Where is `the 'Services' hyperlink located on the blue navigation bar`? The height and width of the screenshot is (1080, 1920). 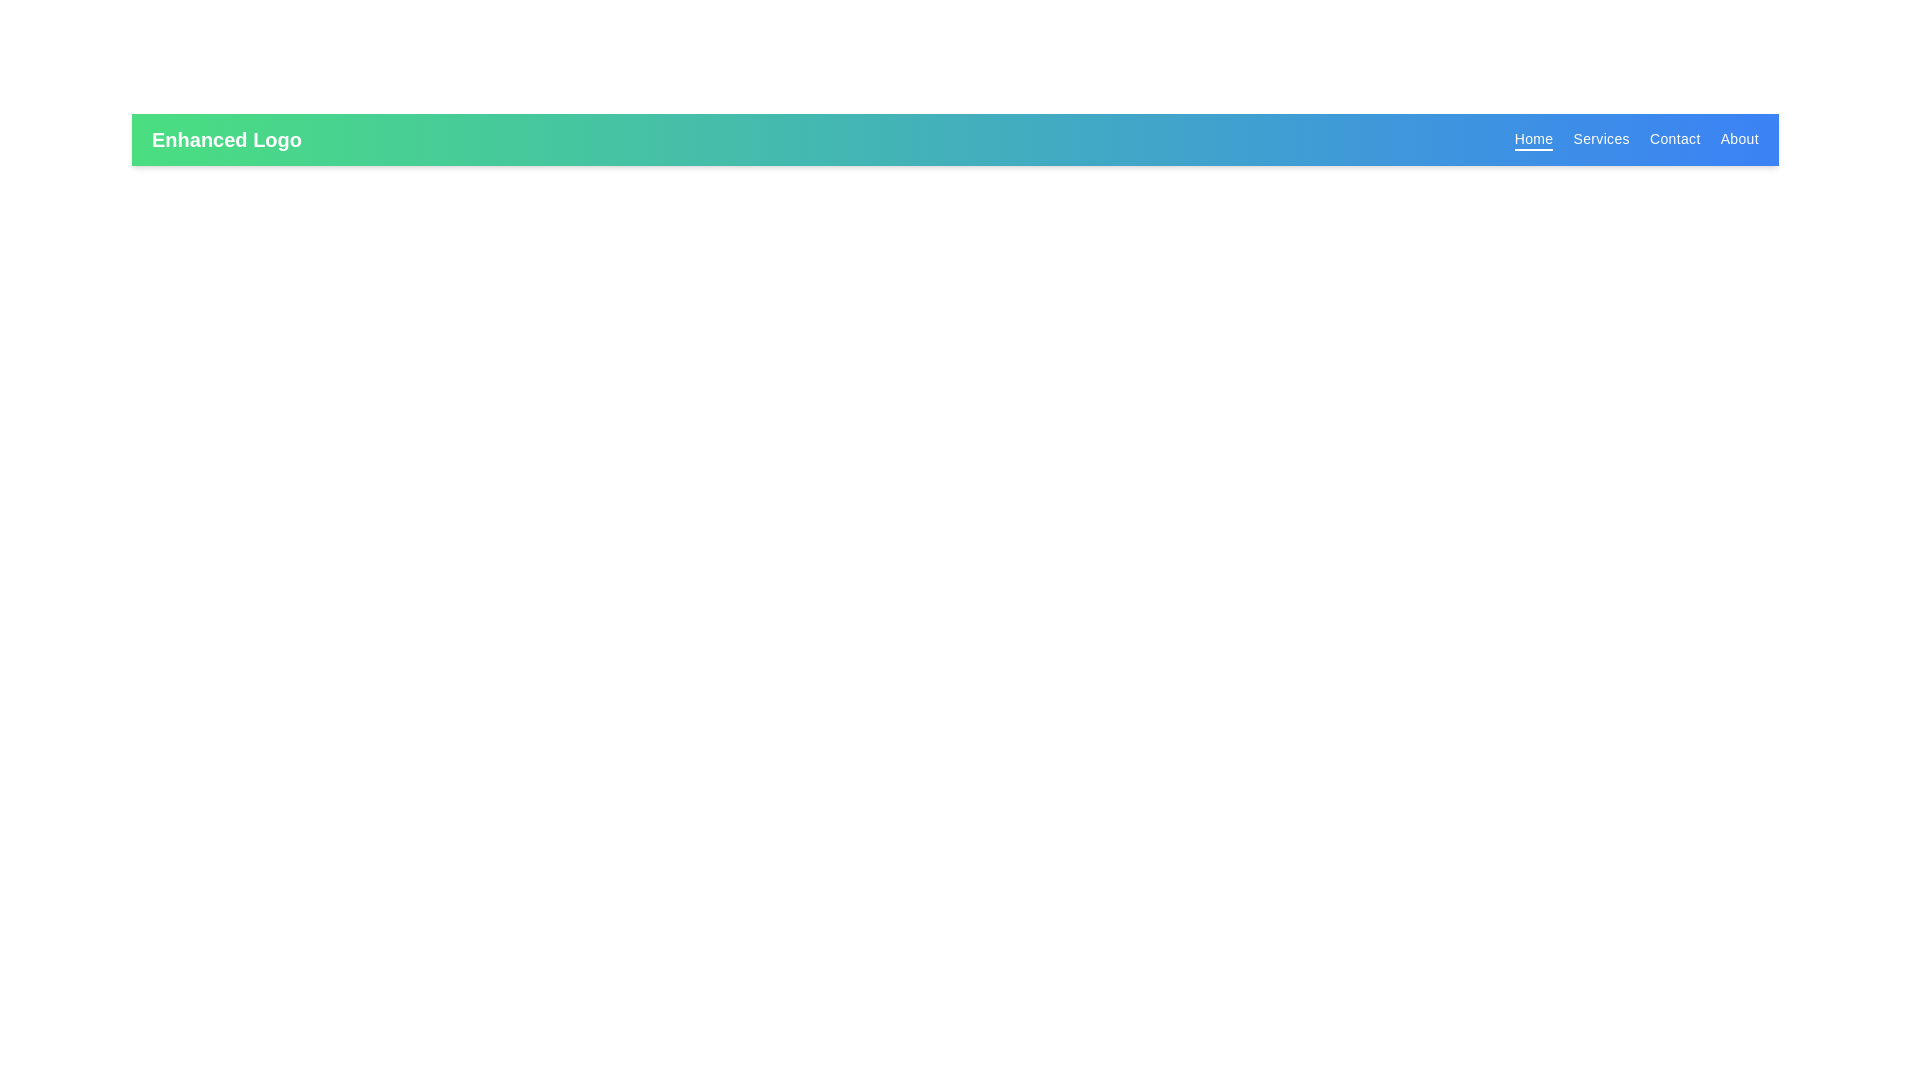
the 'Services' hyperlink located on the blue navigation bar is located at coordinates (1601, 138).